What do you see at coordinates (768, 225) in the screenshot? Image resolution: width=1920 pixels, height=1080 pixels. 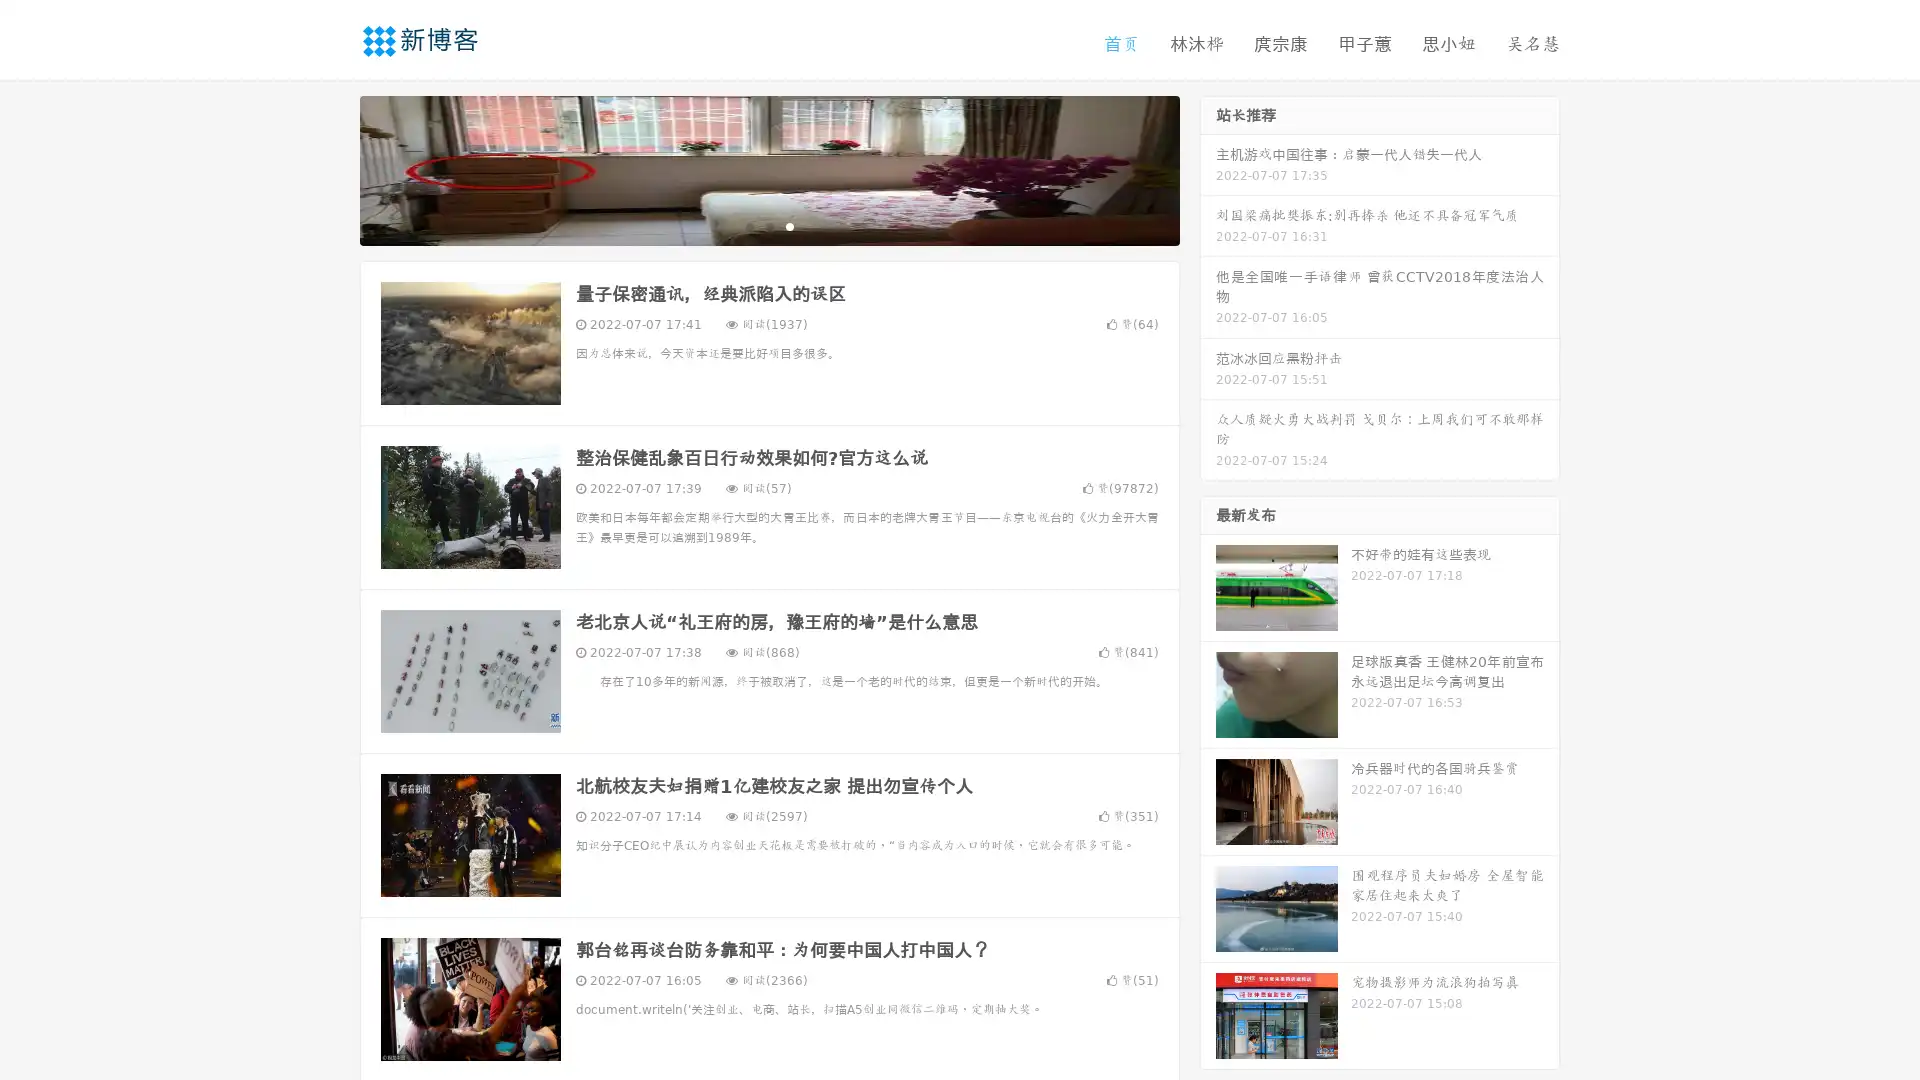 I see `Go to slide 2` at bounding box center [768, 225].